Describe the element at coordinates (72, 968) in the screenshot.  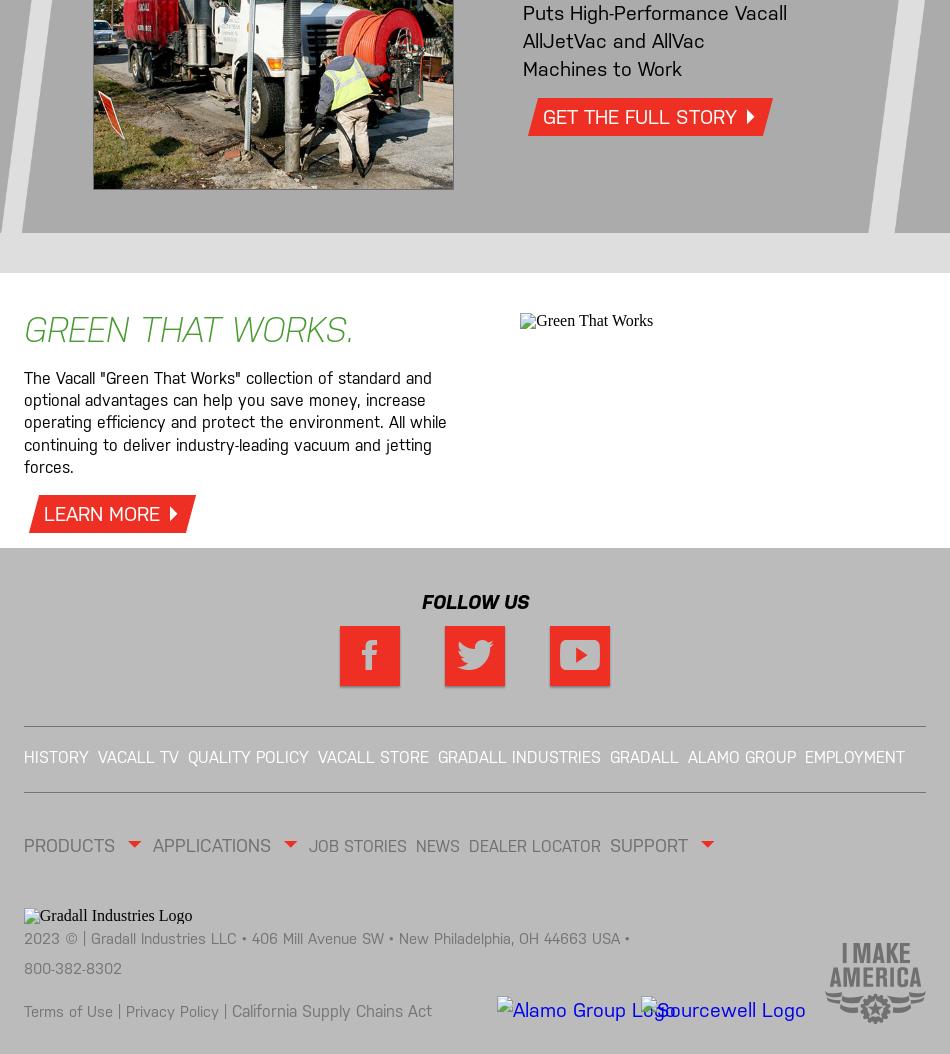
I see `'800-382-8302'` at that location.